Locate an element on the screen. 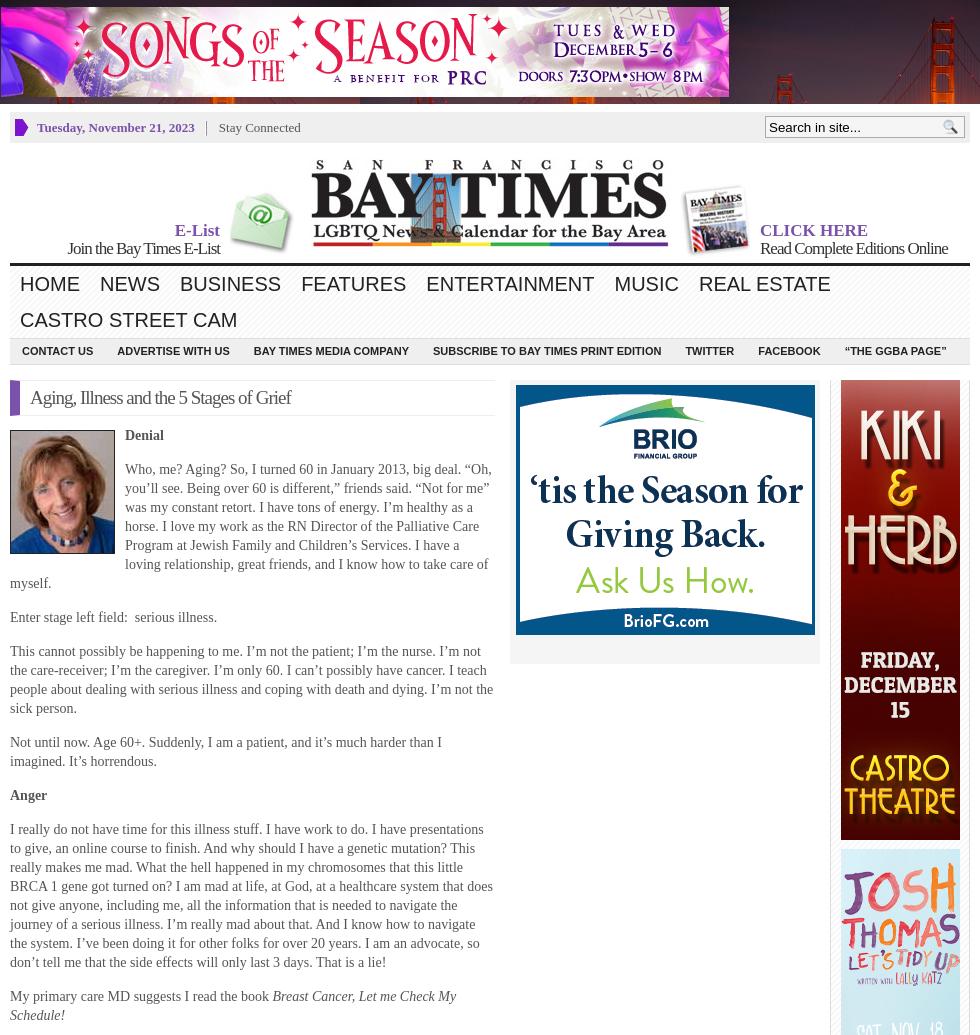 Image resolution: width=980 pixels, height=1035 pixels. 'Home' is located at coordinates (49, 282).